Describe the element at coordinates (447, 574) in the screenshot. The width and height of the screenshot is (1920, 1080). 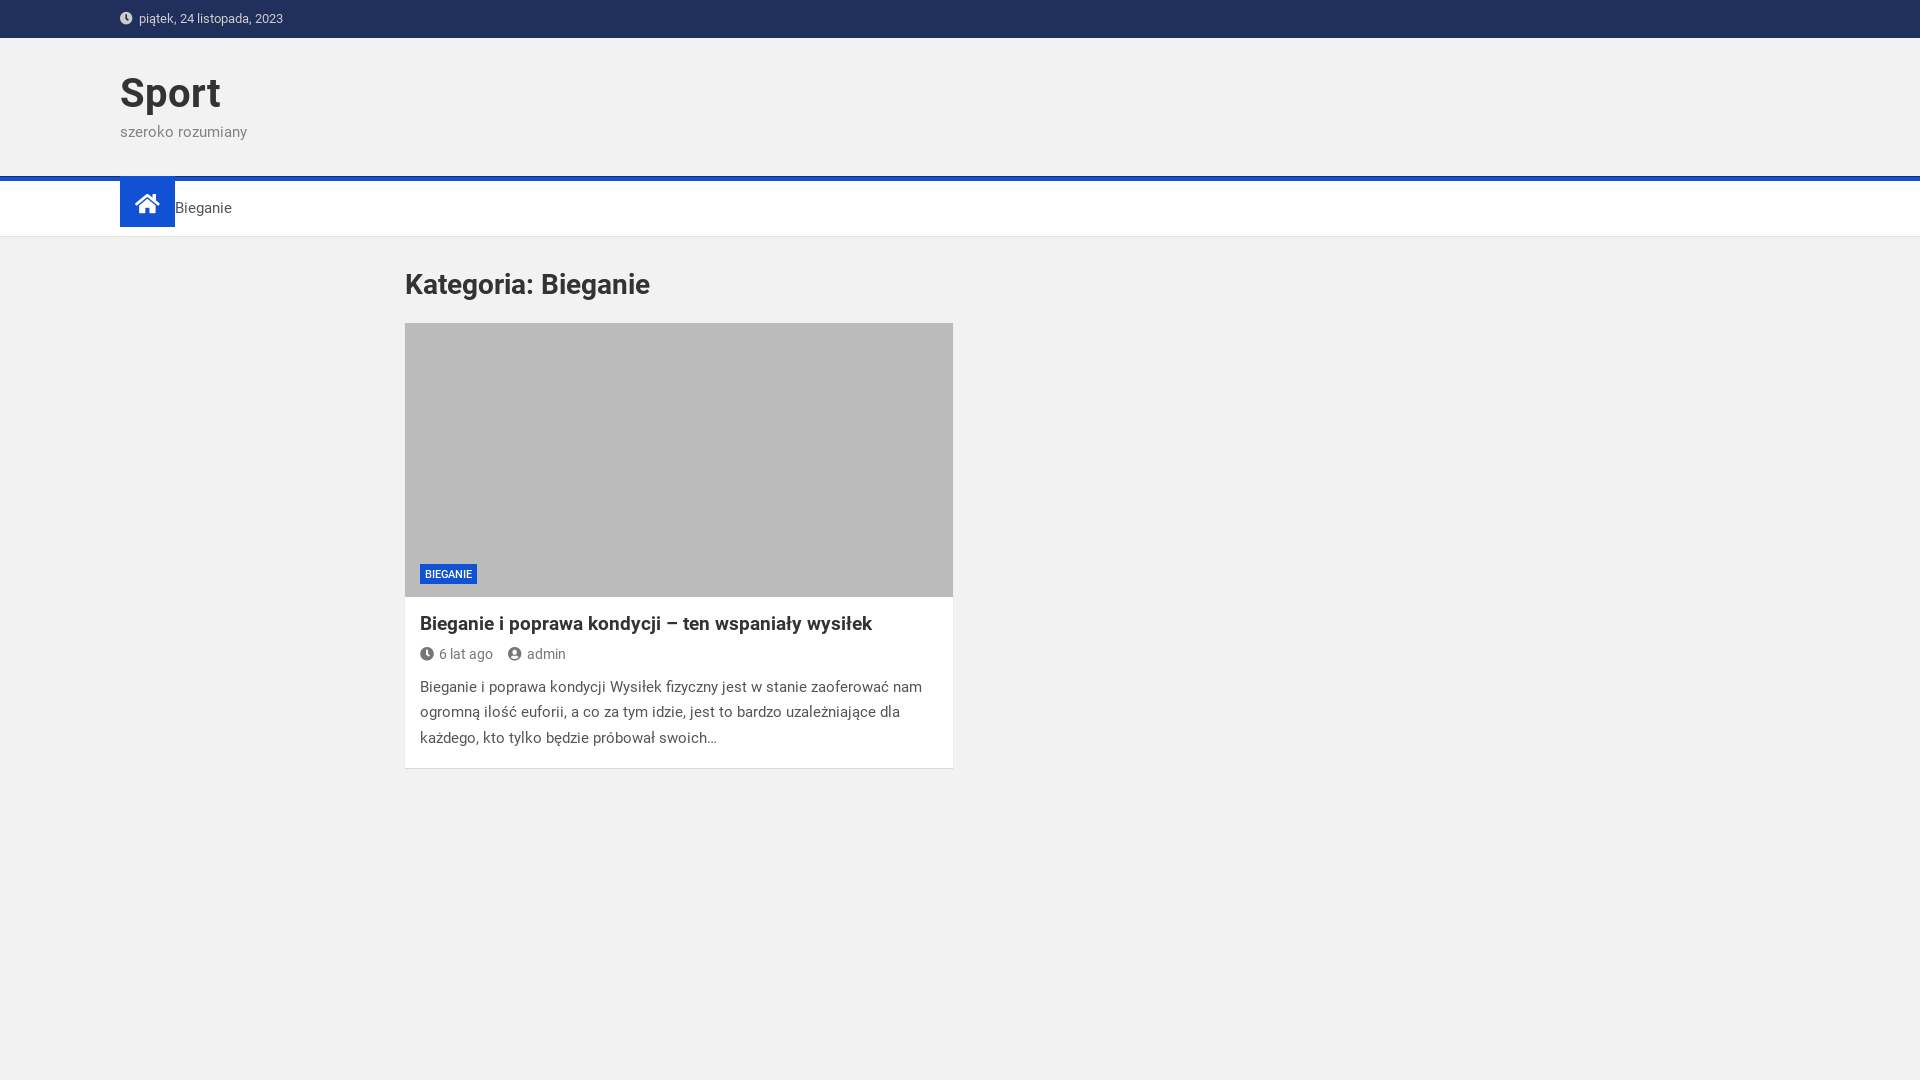
I see `'BIEGANIE'` at that location.